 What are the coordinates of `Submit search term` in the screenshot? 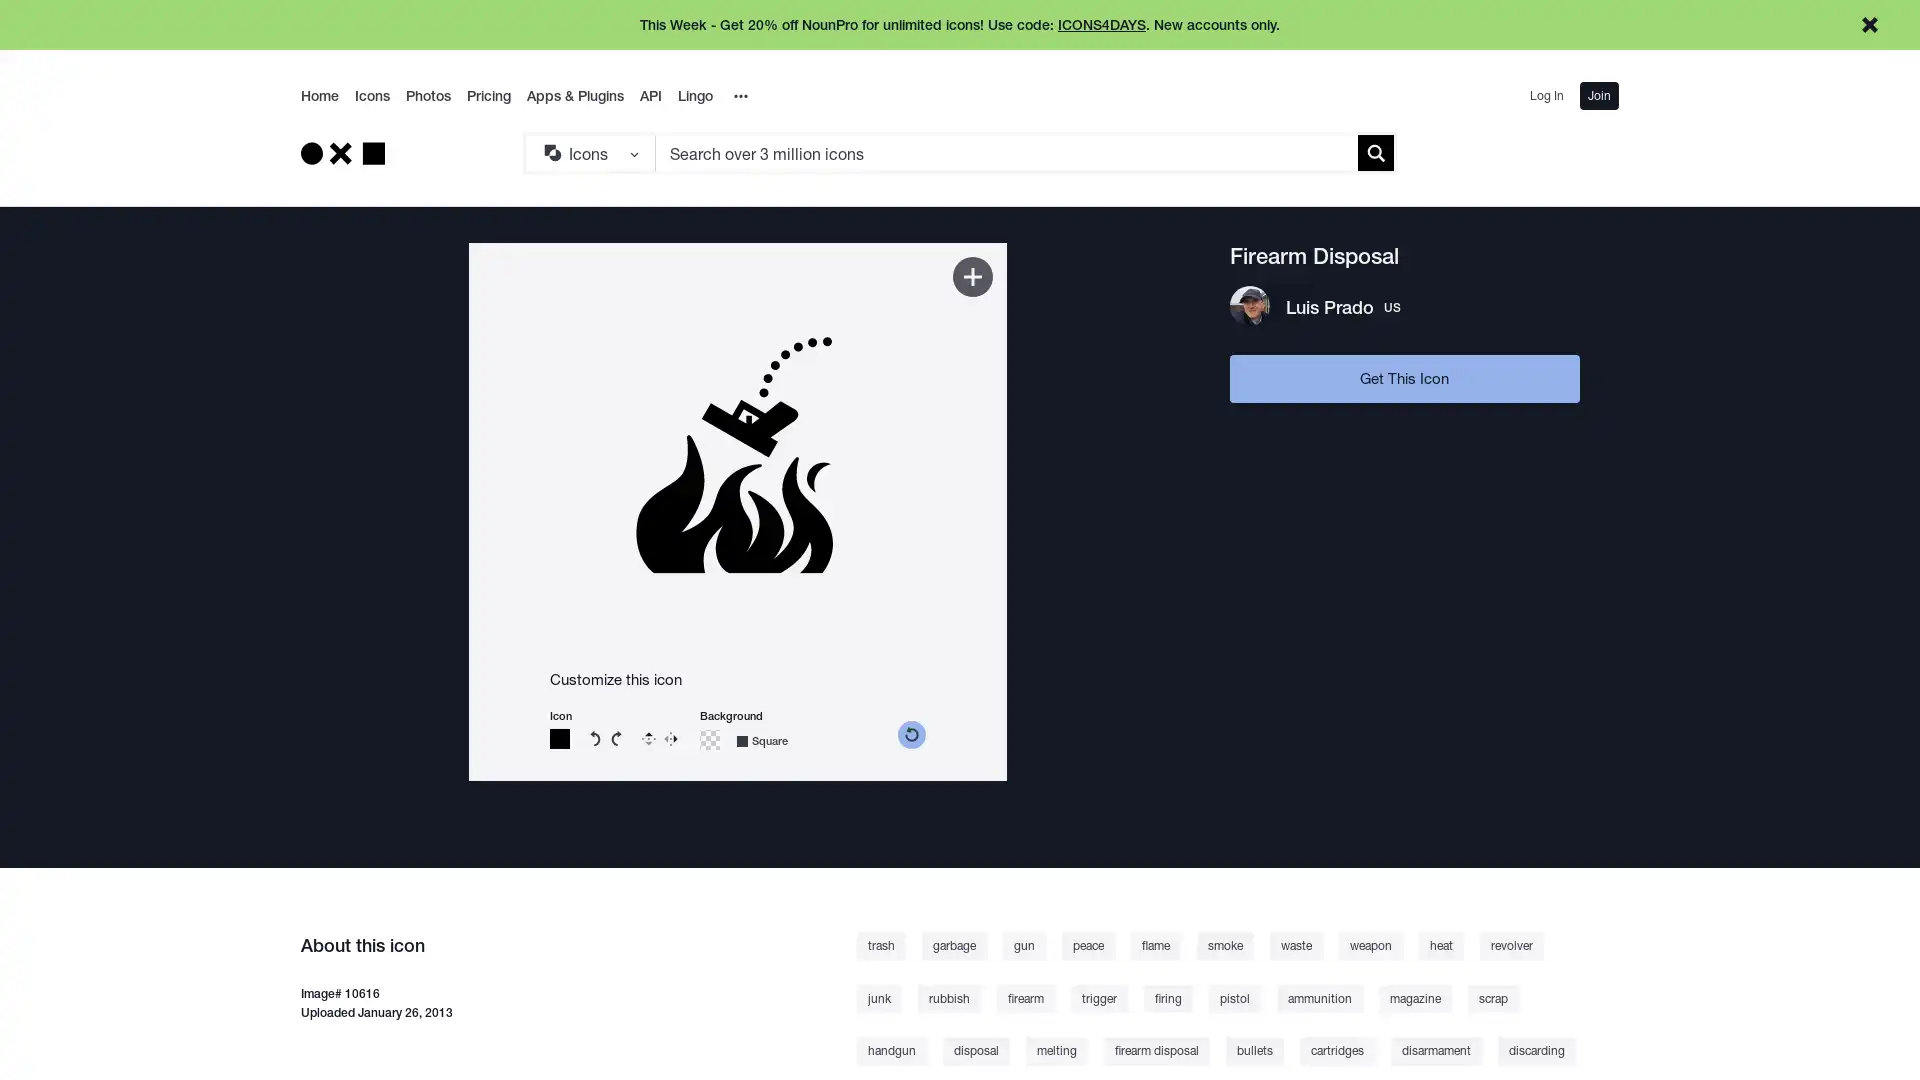 It's located at (1373, 152).